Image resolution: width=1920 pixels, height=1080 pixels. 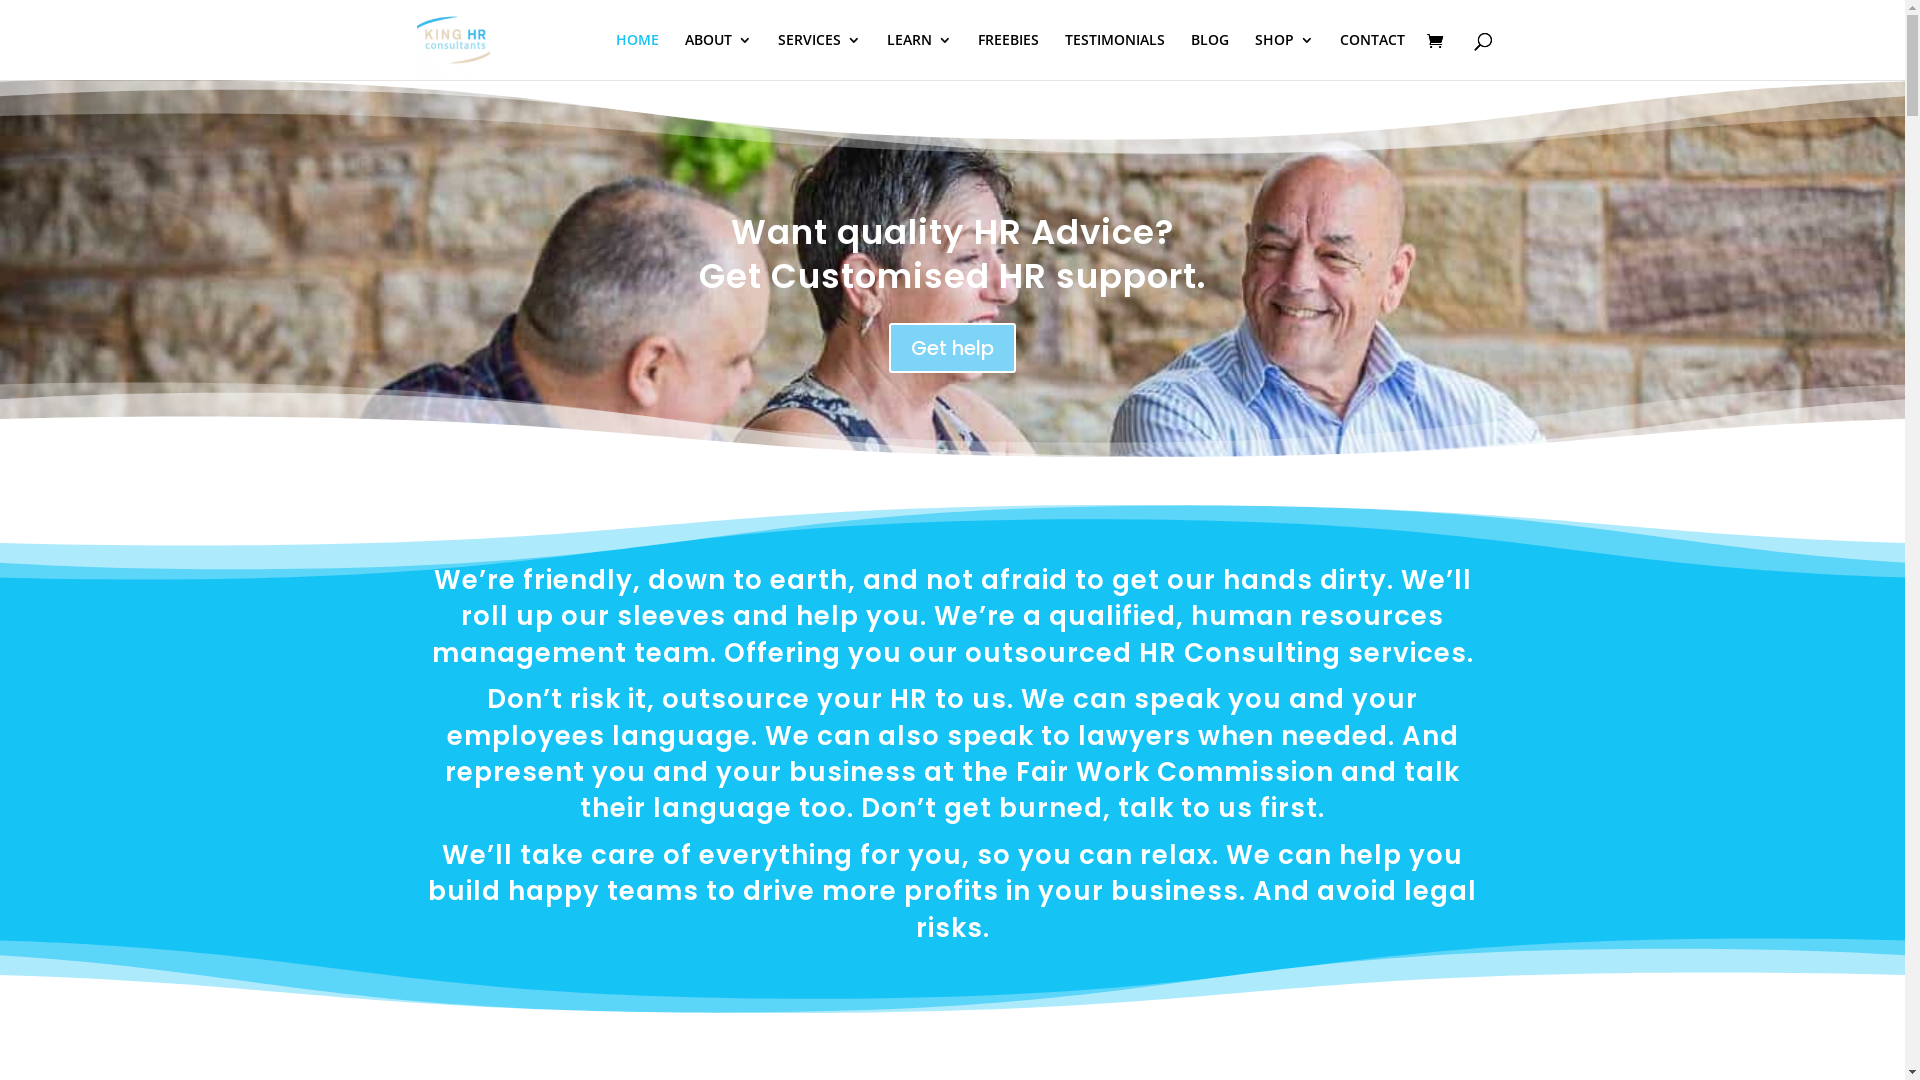 What do you see at coordinates (1283, 55) in the screenshot?
I see `'SHOP'` at bounding box center [1283, 55].